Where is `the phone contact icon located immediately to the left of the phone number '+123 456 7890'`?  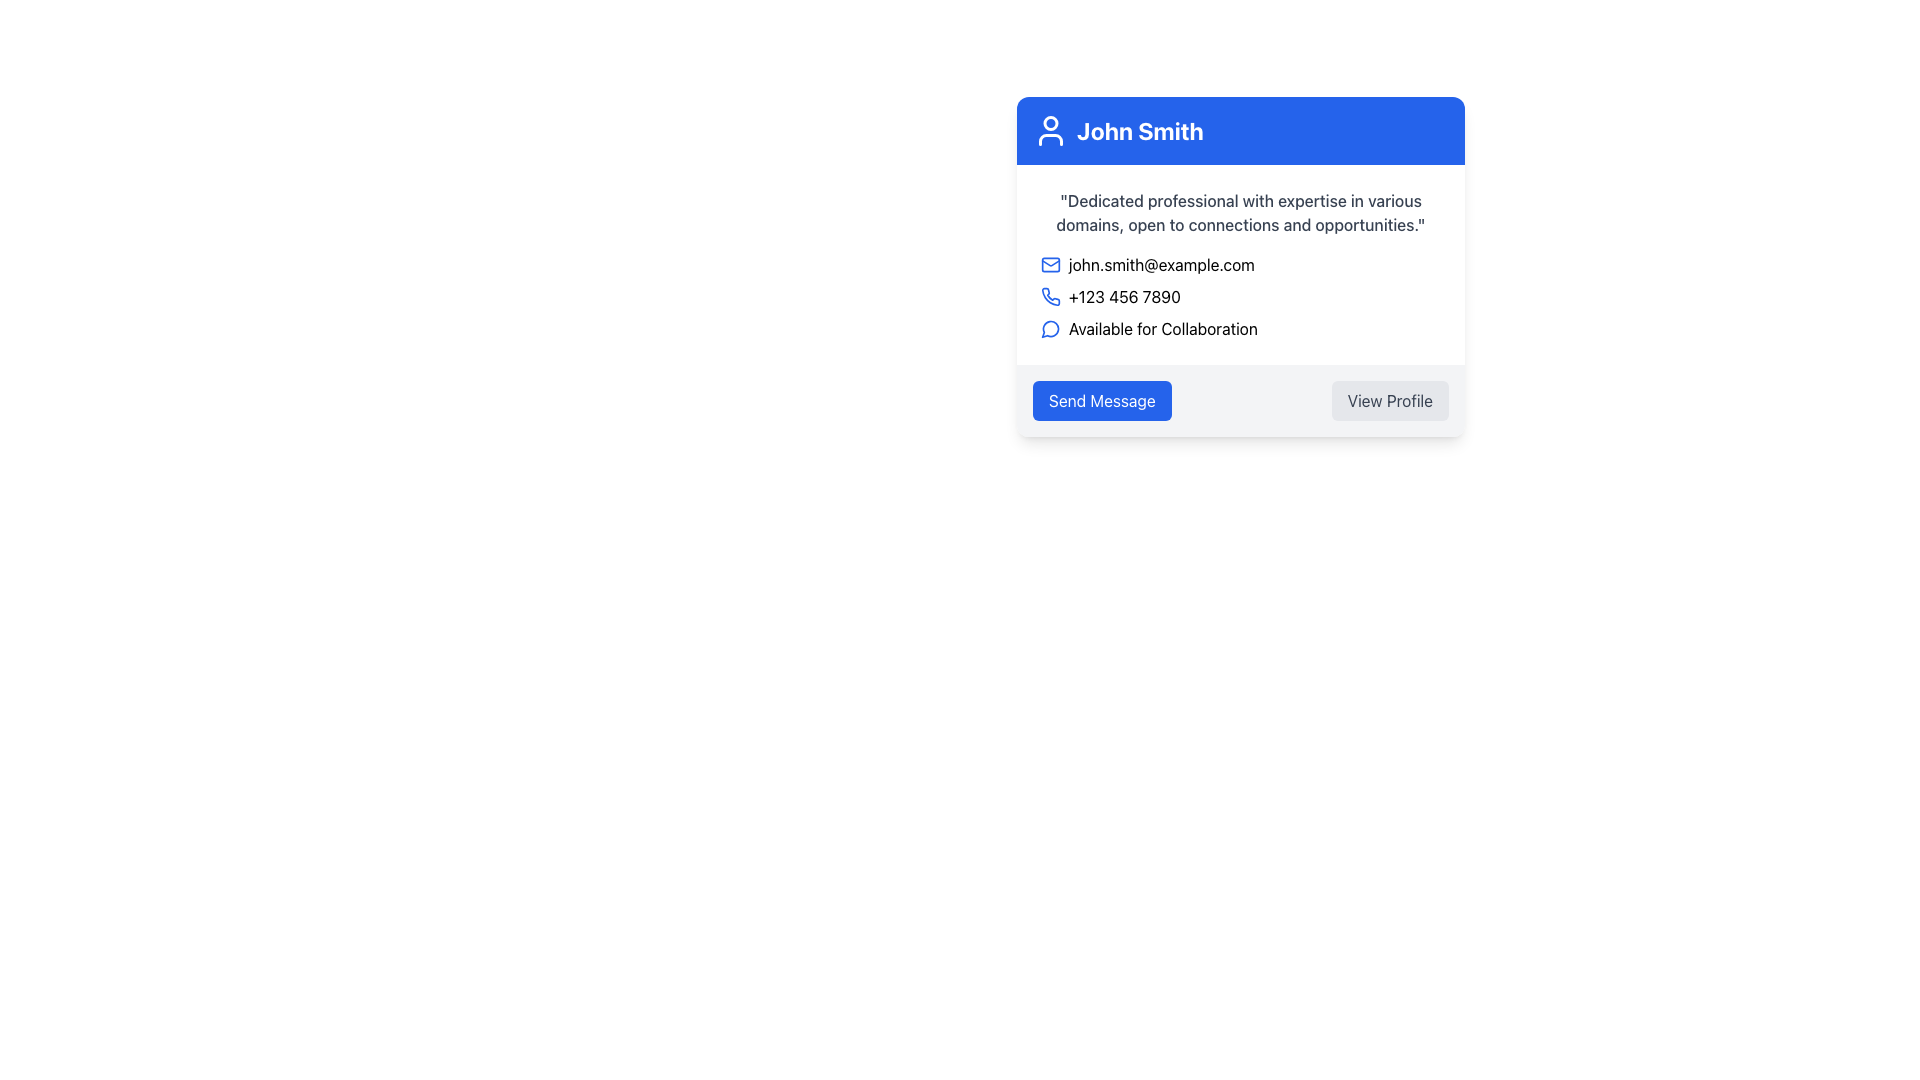
the phone contact icon located immediately to the left of the phone number '+123 456 7890' is located at coordinates (1050, 297).